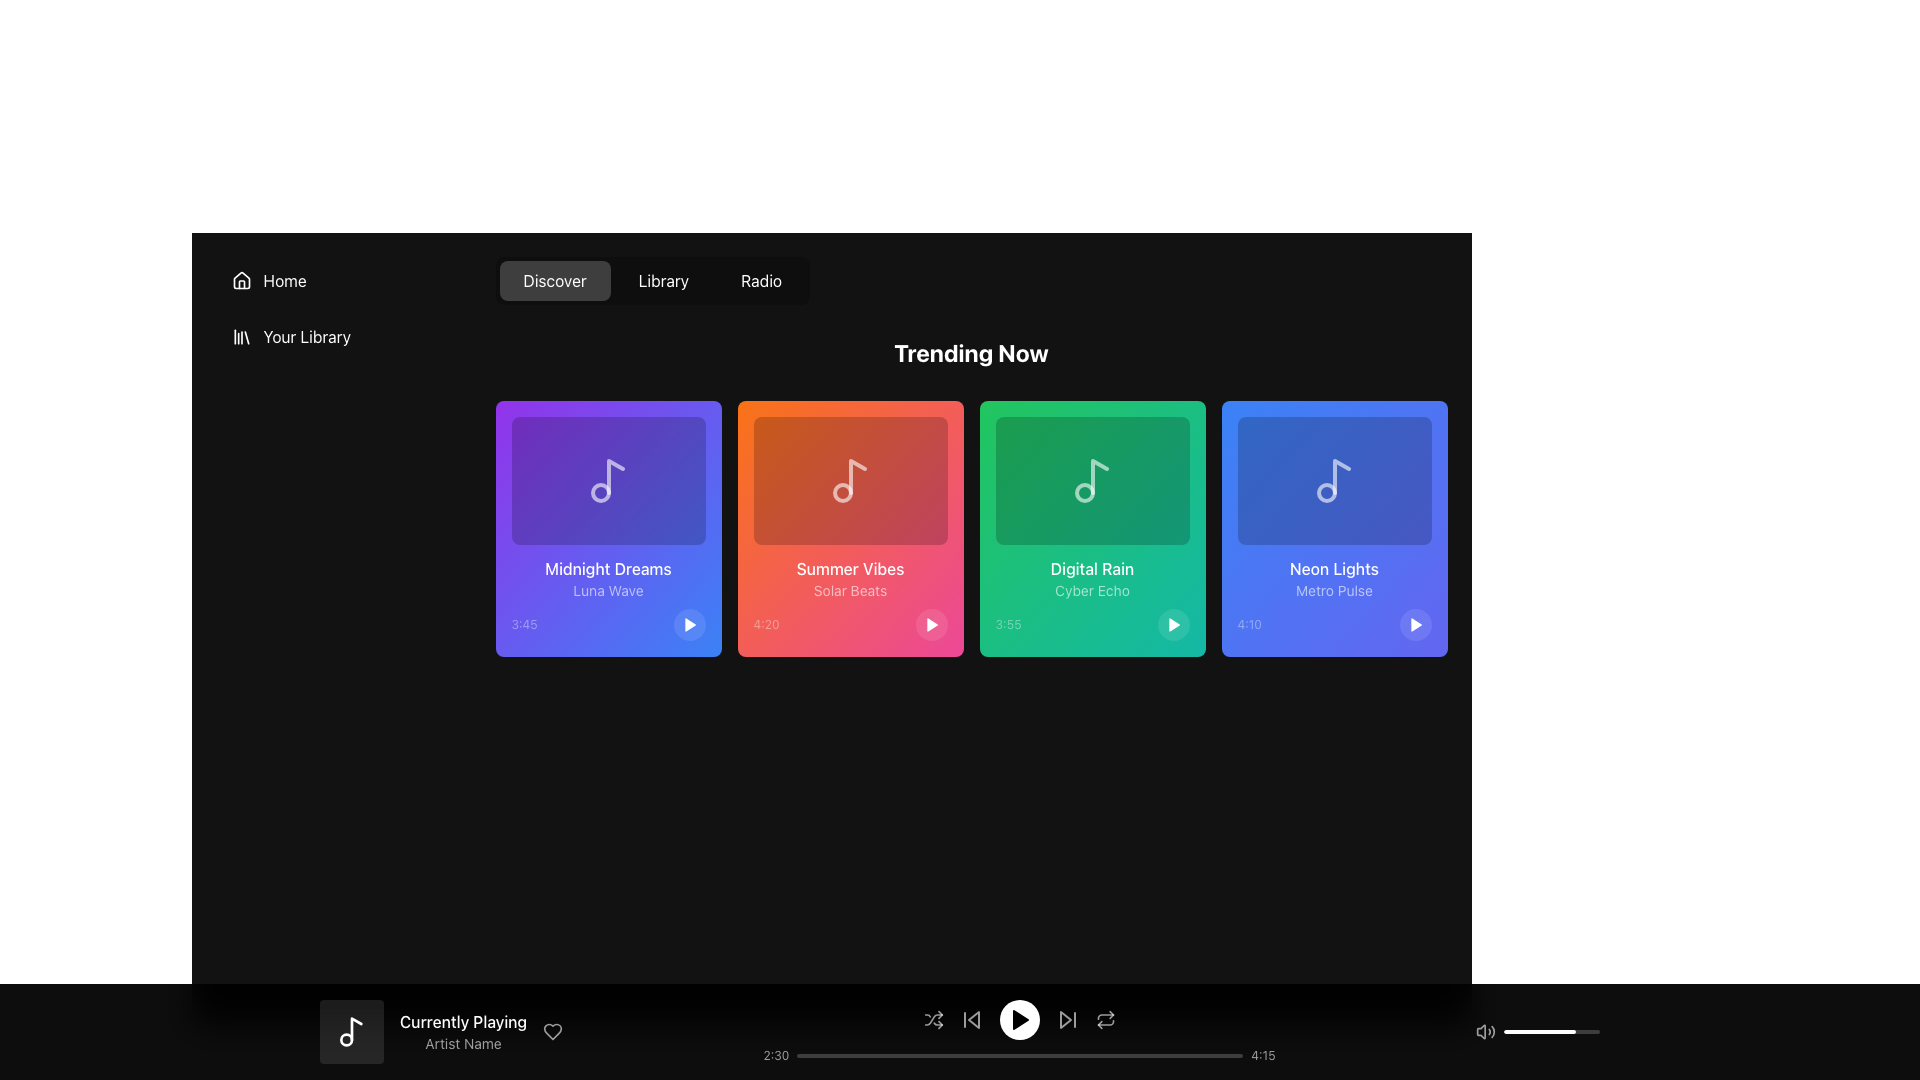 Image resolution: width=1920 pixels, height=1080 pixels. Describe the element at coordinates (1174, 623) in the screenshot. I see `the triangular play icon button in the 'Digital Rain' card located at the bottom-right corner of the third card in the 'Trending Now' section` at that location.